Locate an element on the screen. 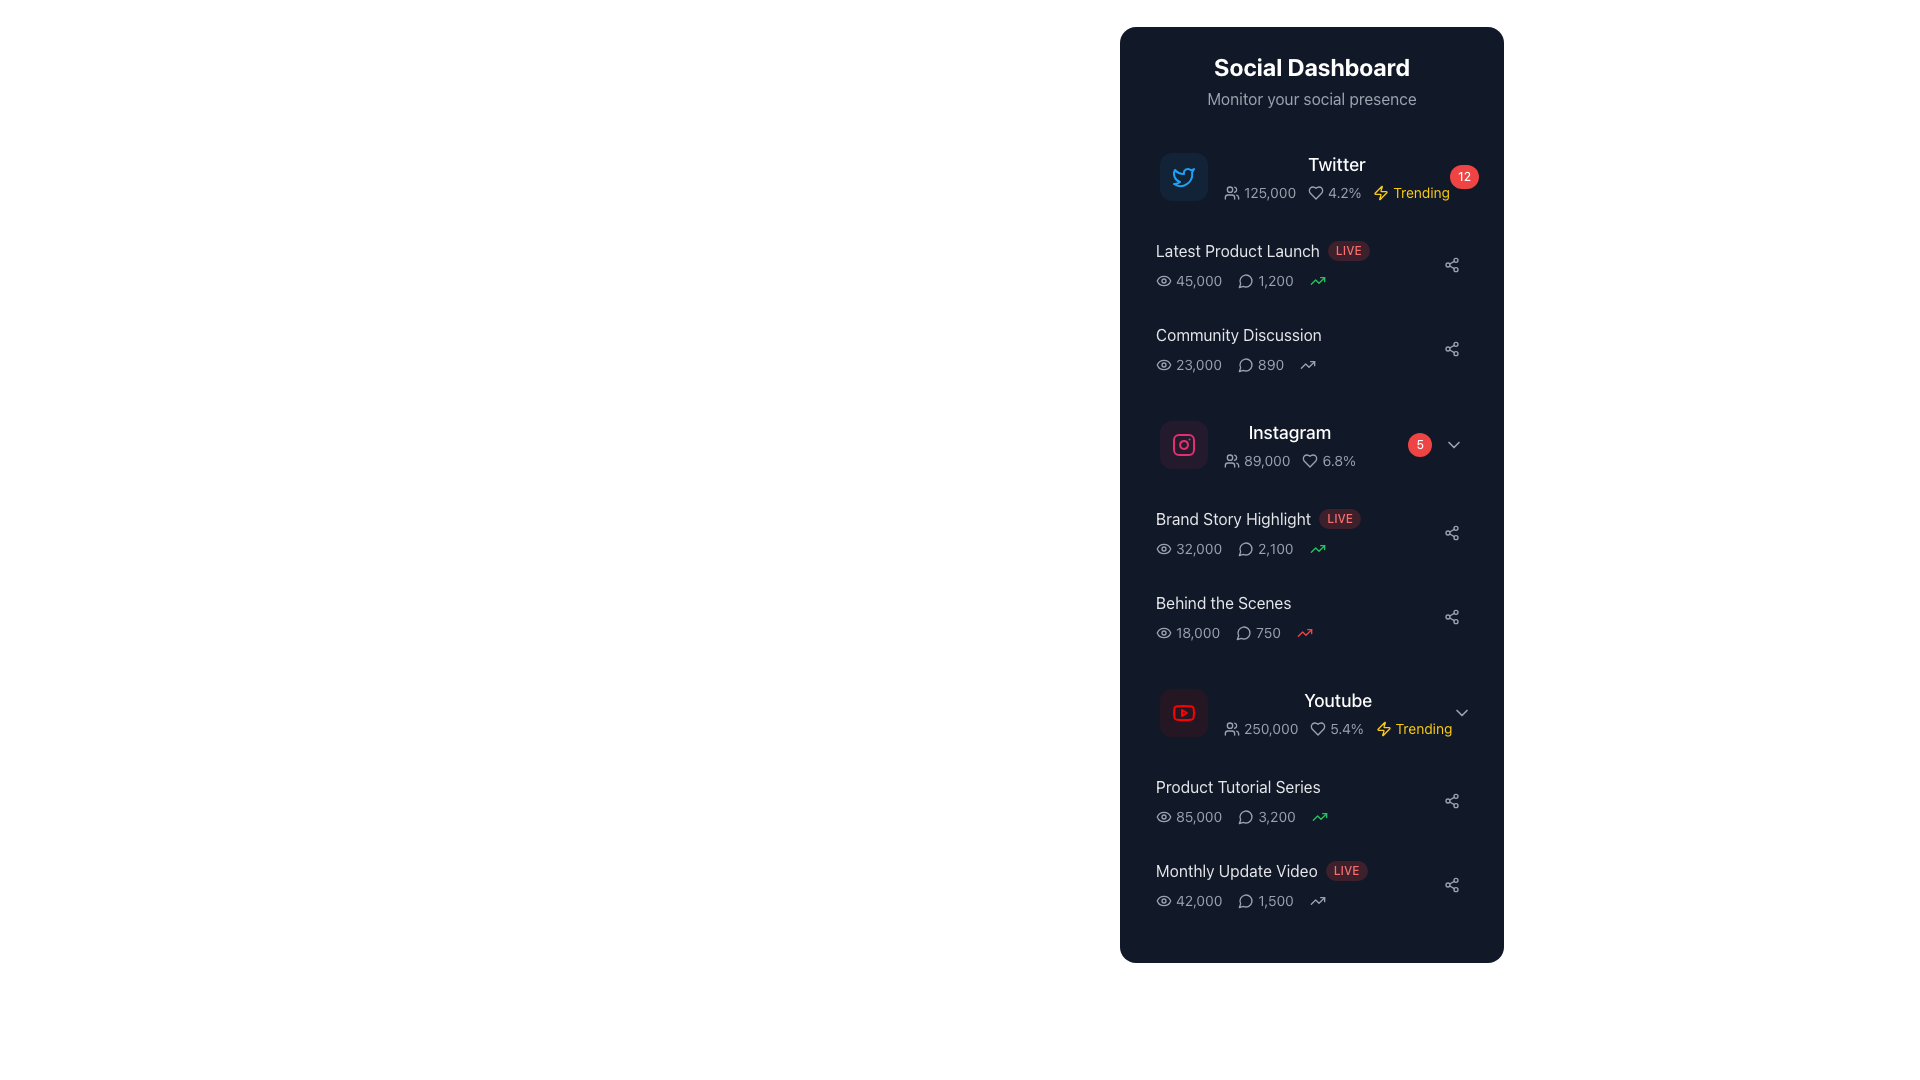 This screenshot has height=1080, width=1920. the non-interactive trending statistic icon located in the 'Community Discussion' section, adjacent to the text '890' is located at coordinates (1308, 365).